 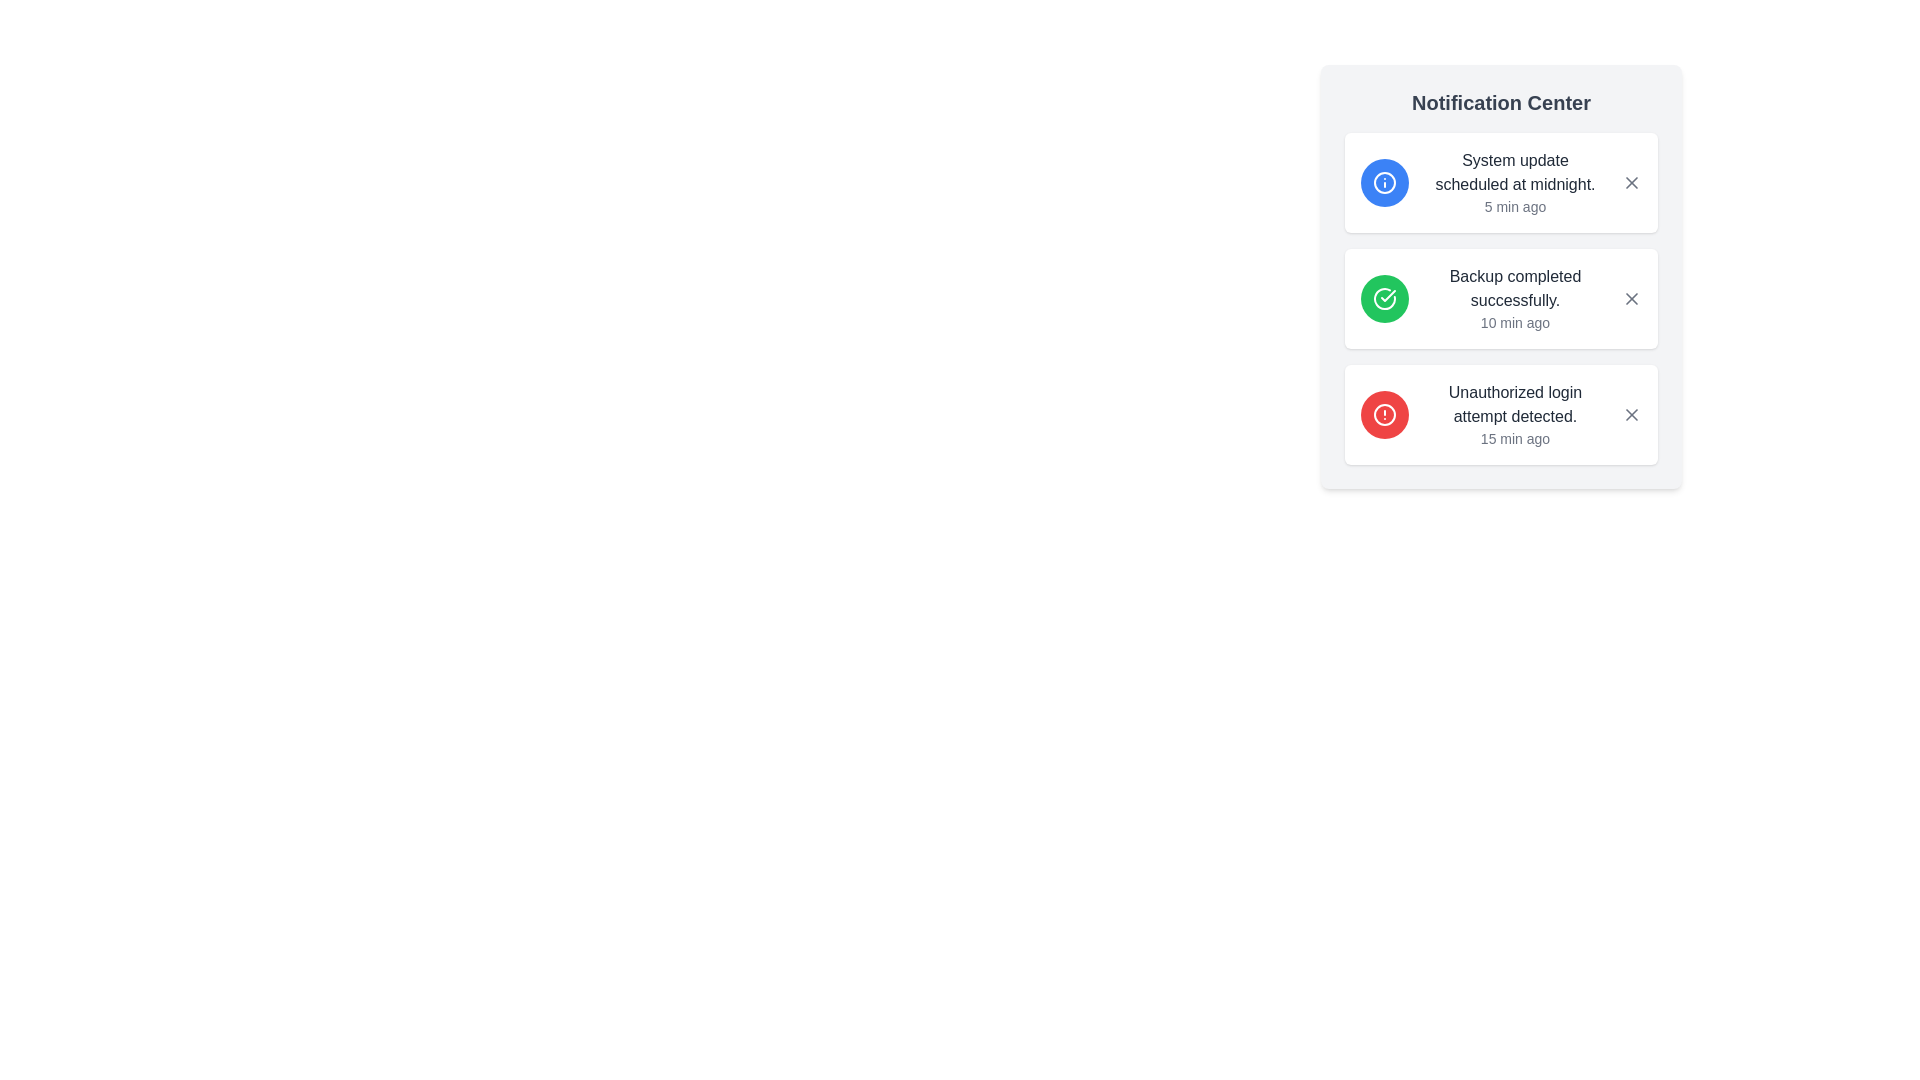 I want to click on the 'X' close icon in the second notification card within the Notification Center, so click(x=1632, y=299).